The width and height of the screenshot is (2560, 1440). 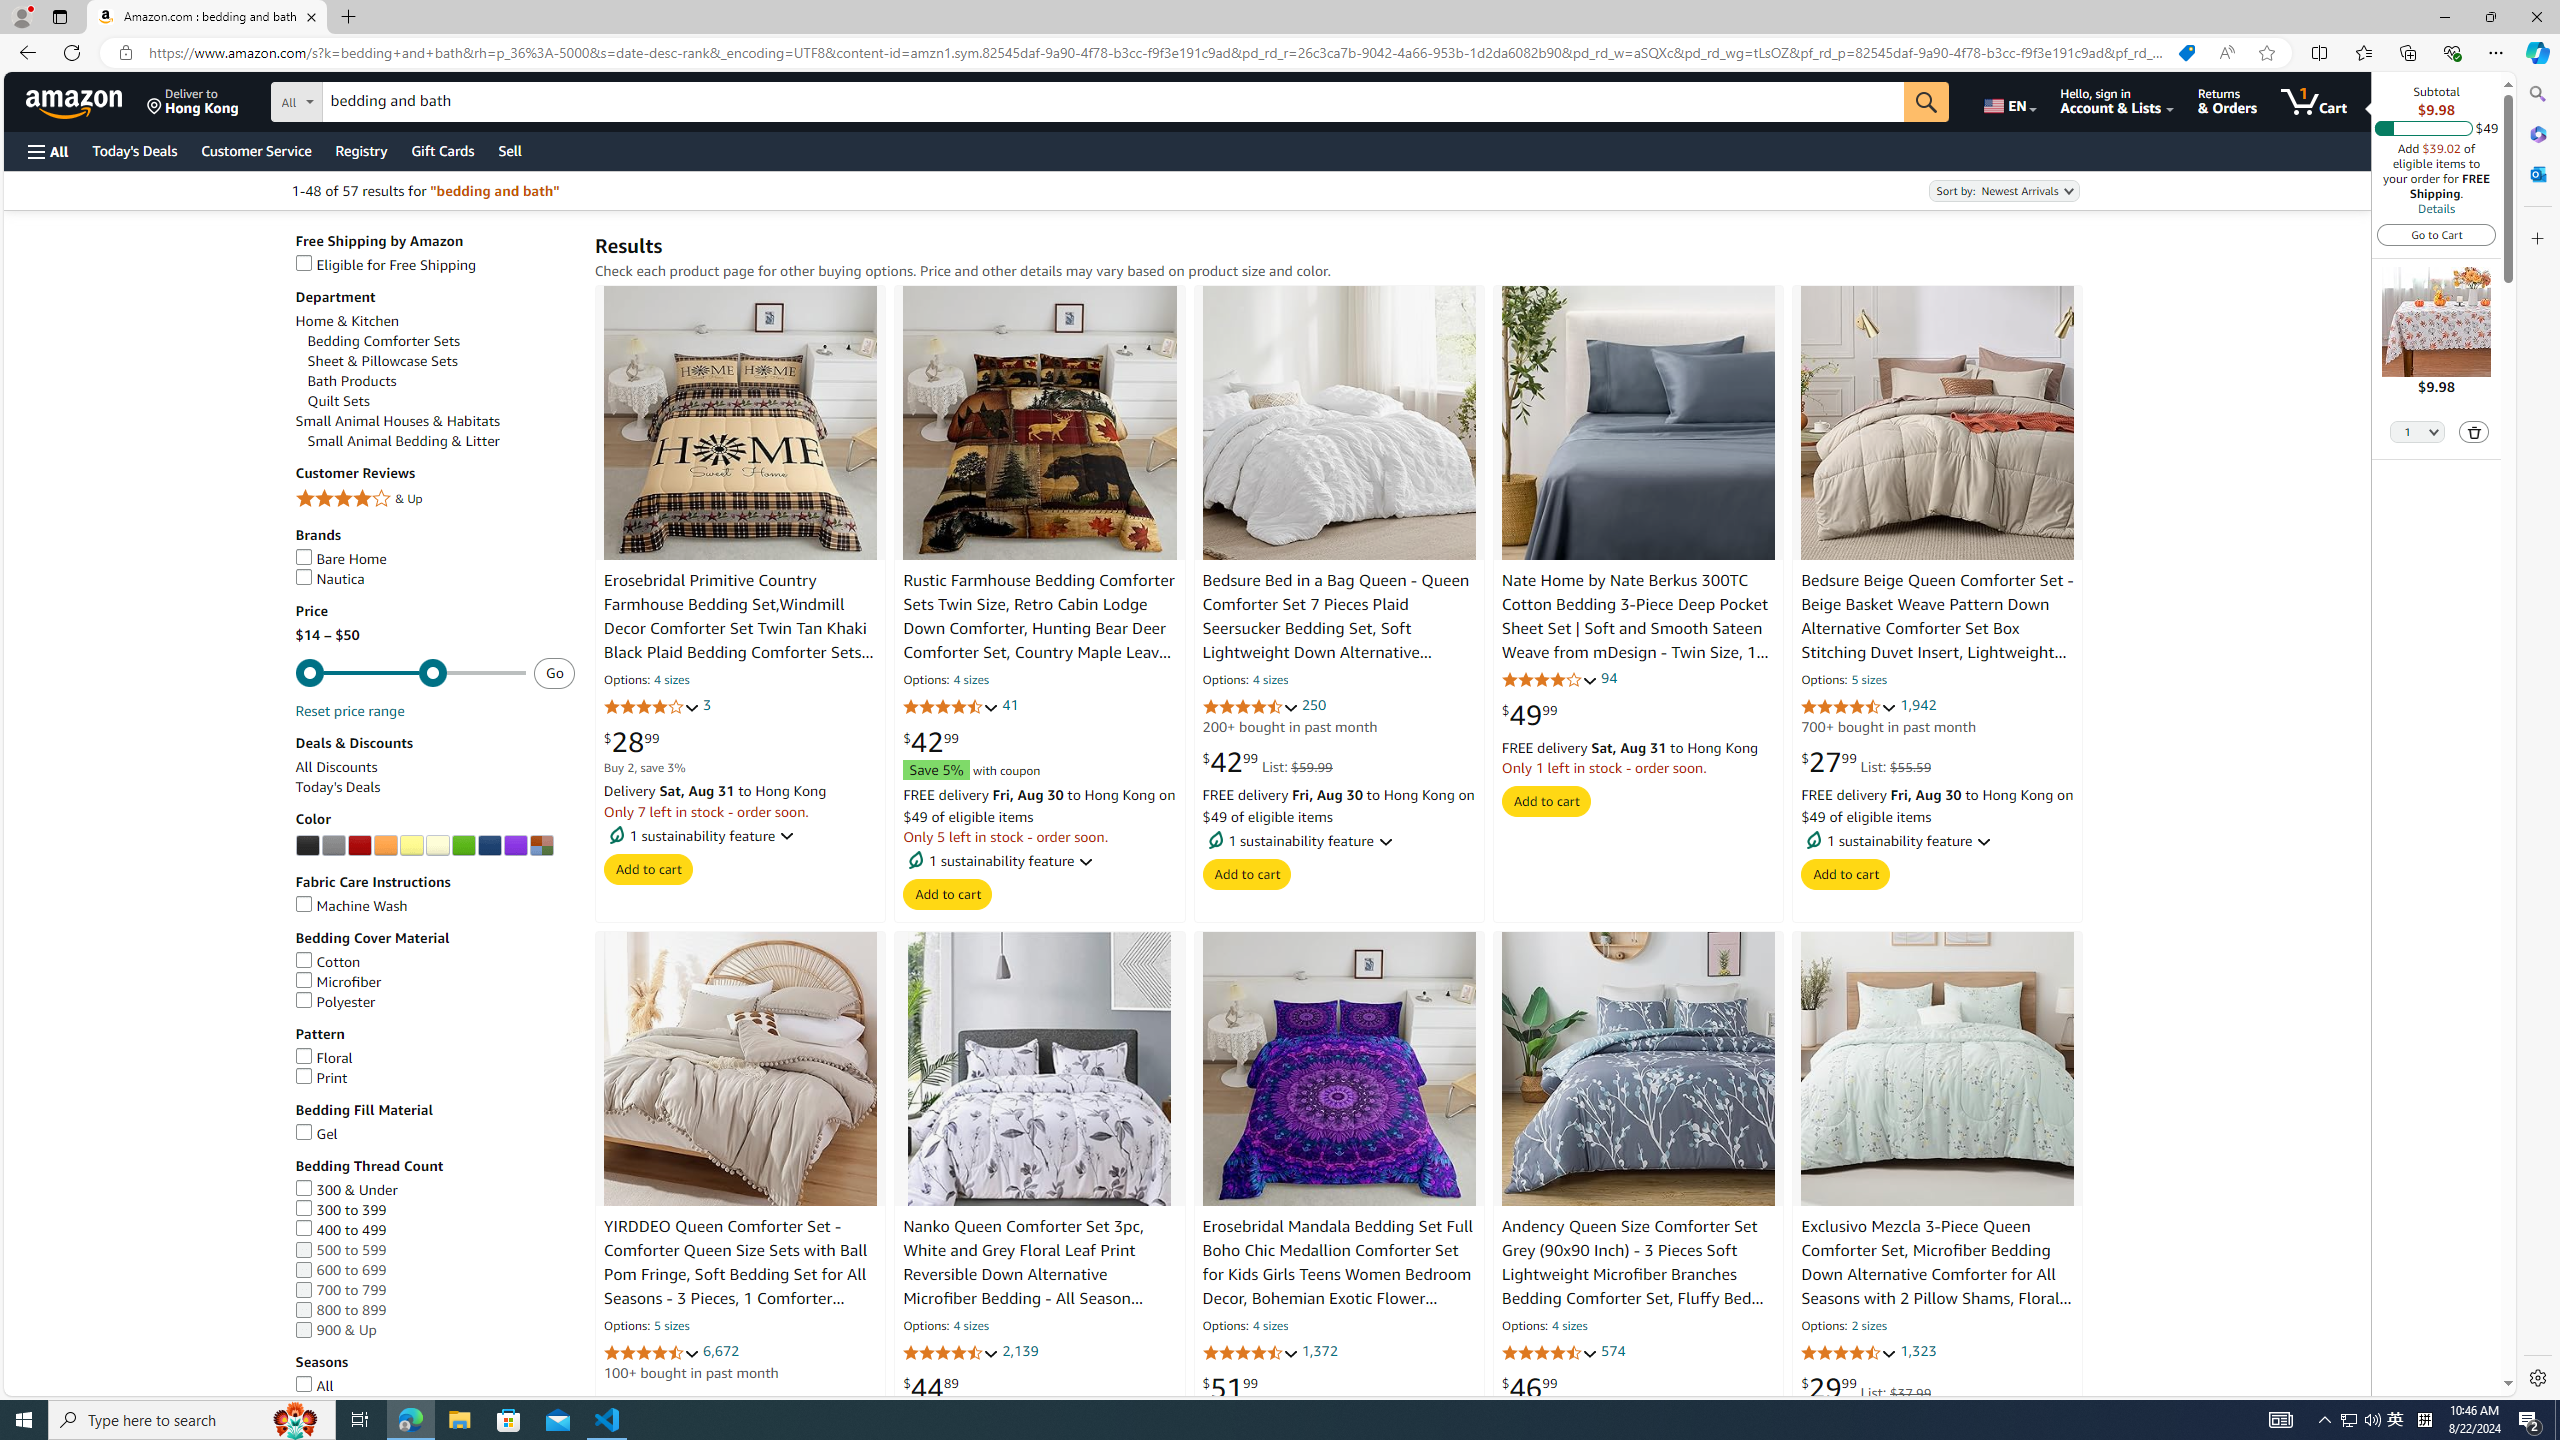 I want to click on 'Sort by:', so click(x=2002, y=189).